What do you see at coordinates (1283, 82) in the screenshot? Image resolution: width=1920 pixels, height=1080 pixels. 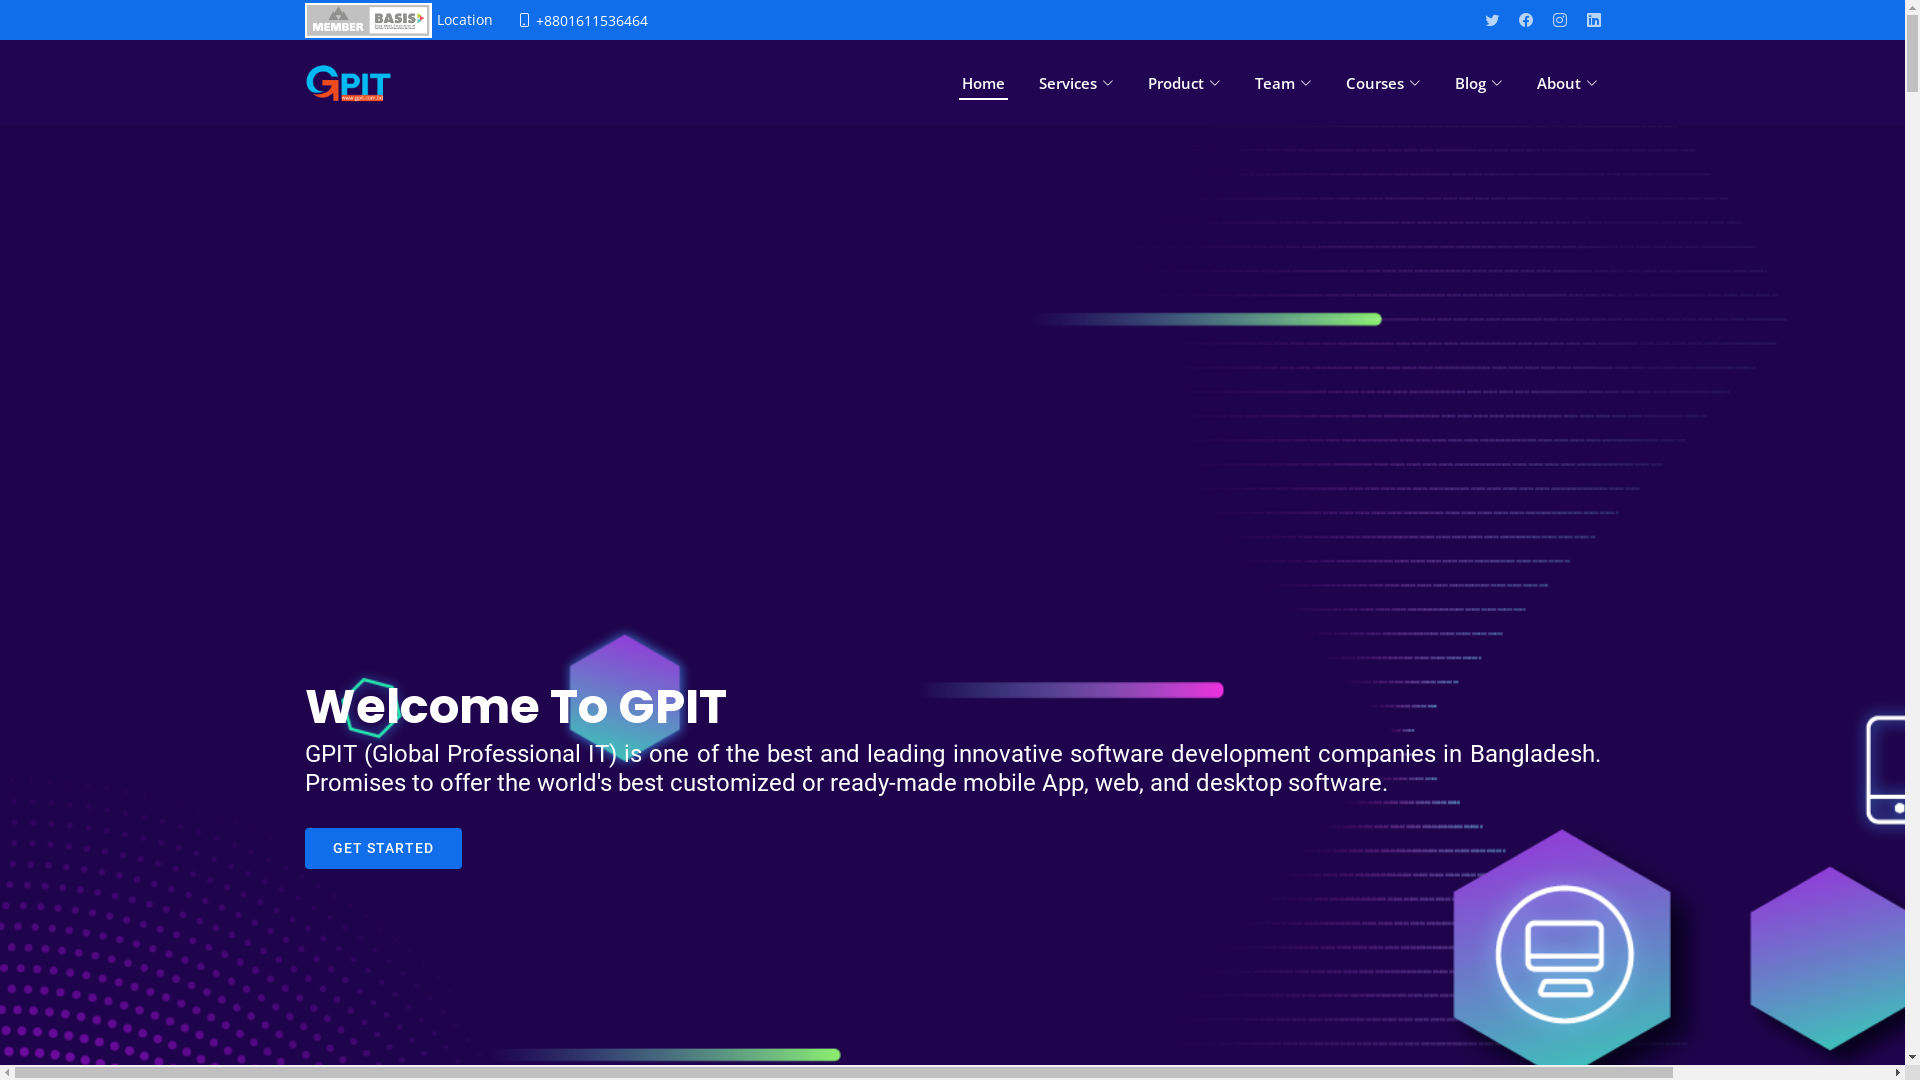 I see `'Team'` at bounding box center [1283, 82].